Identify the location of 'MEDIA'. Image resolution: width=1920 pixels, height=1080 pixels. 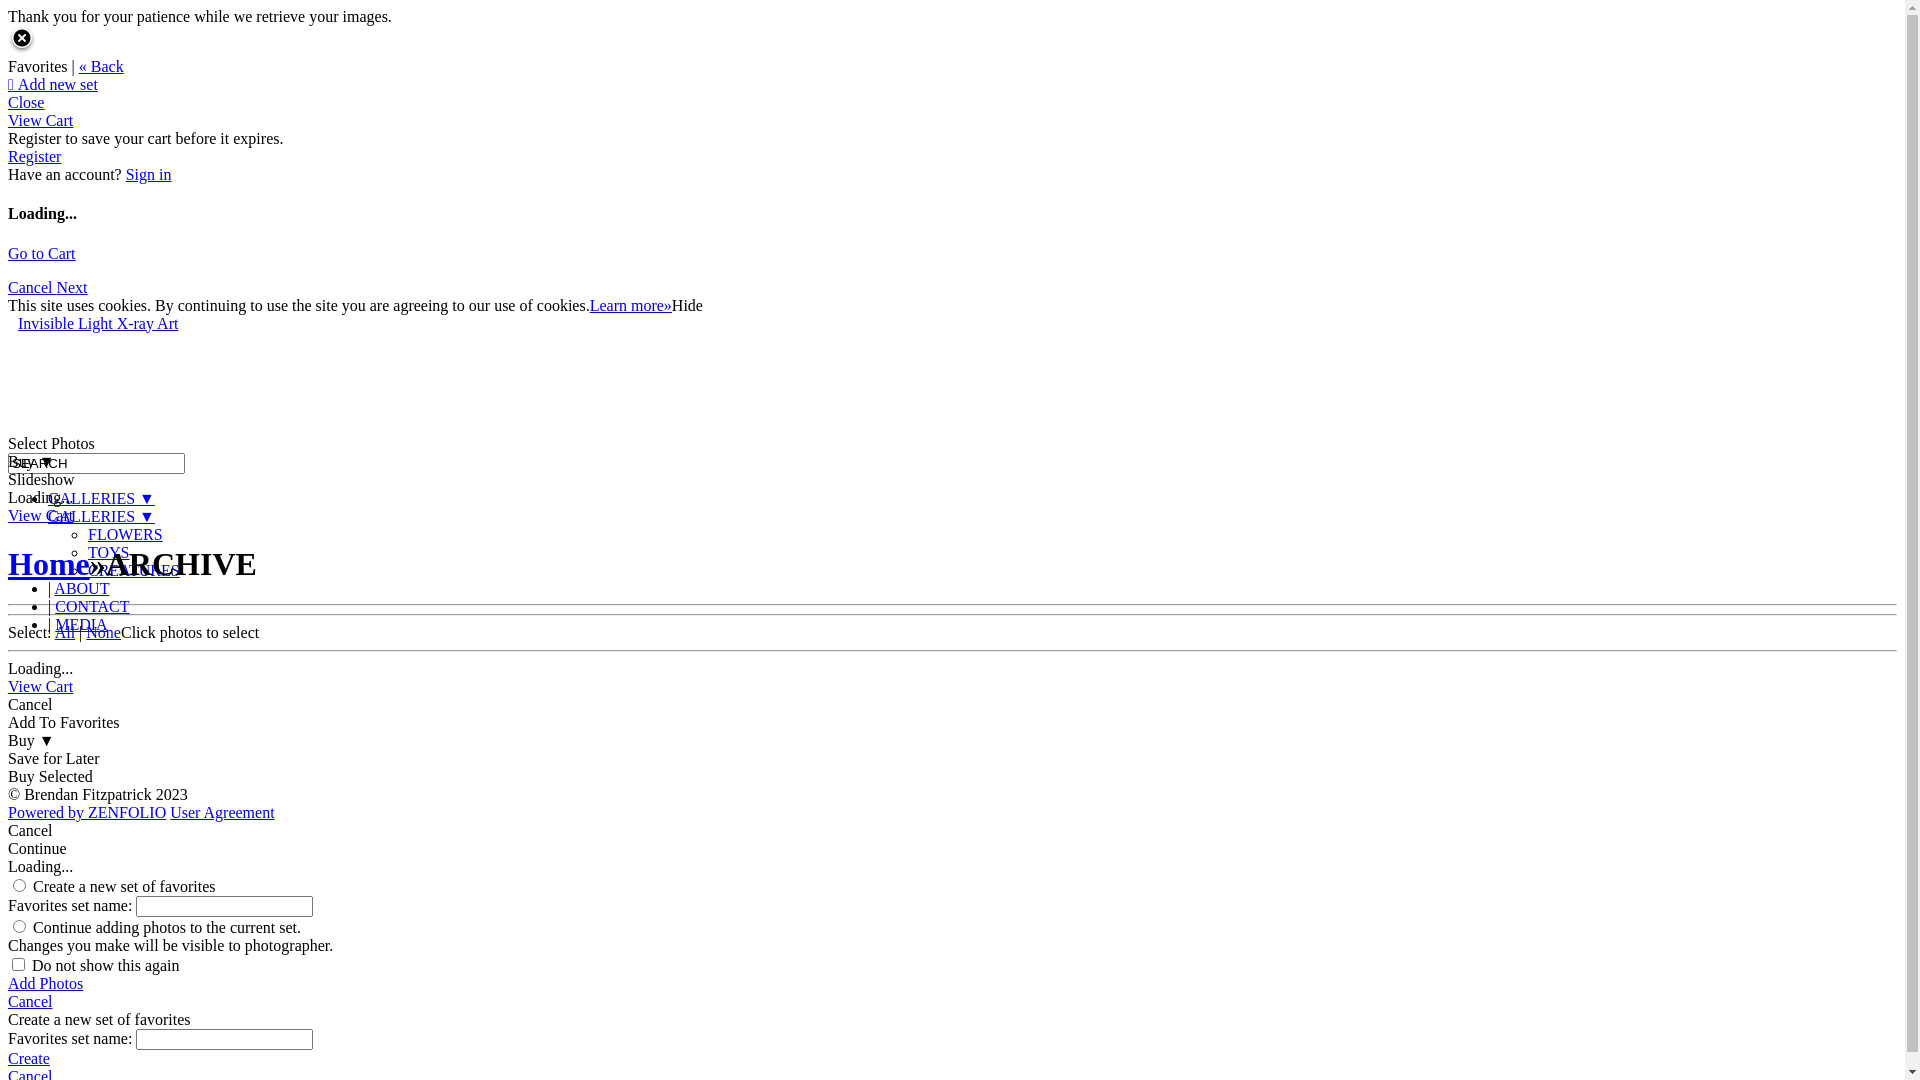
(80, 623).